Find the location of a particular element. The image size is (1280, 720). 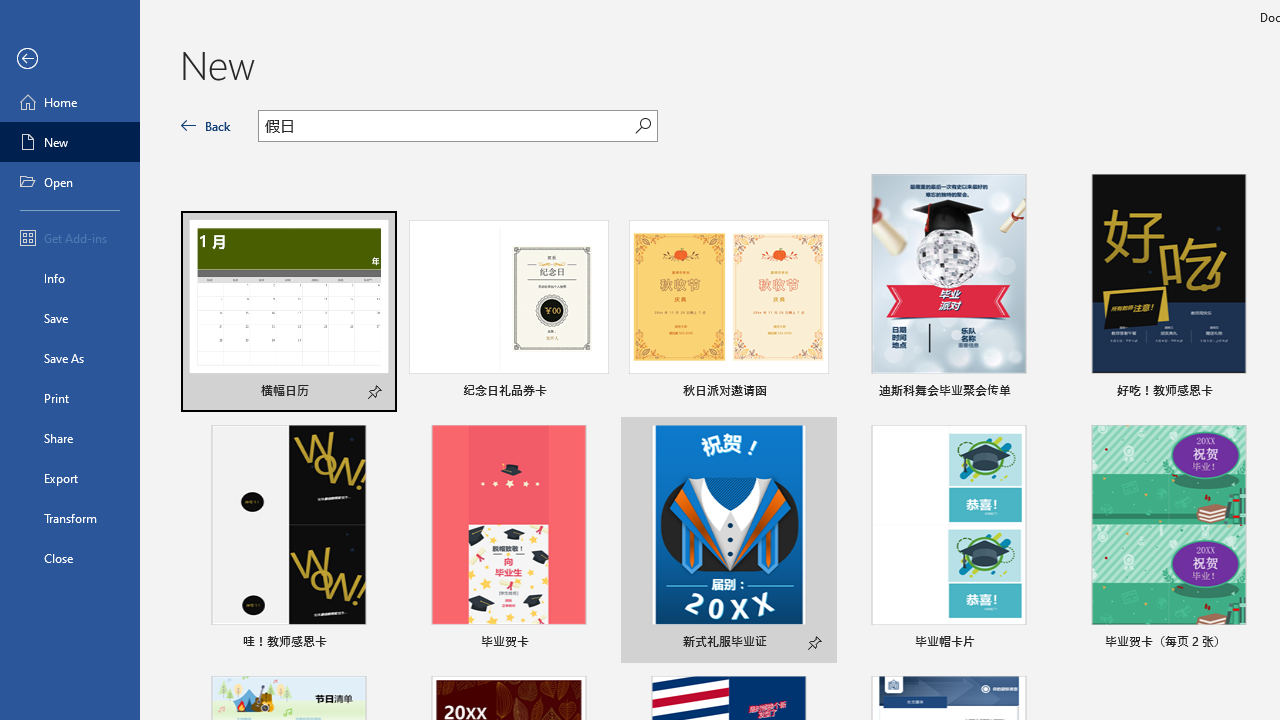

'New' is located at coordinates (69, 140).